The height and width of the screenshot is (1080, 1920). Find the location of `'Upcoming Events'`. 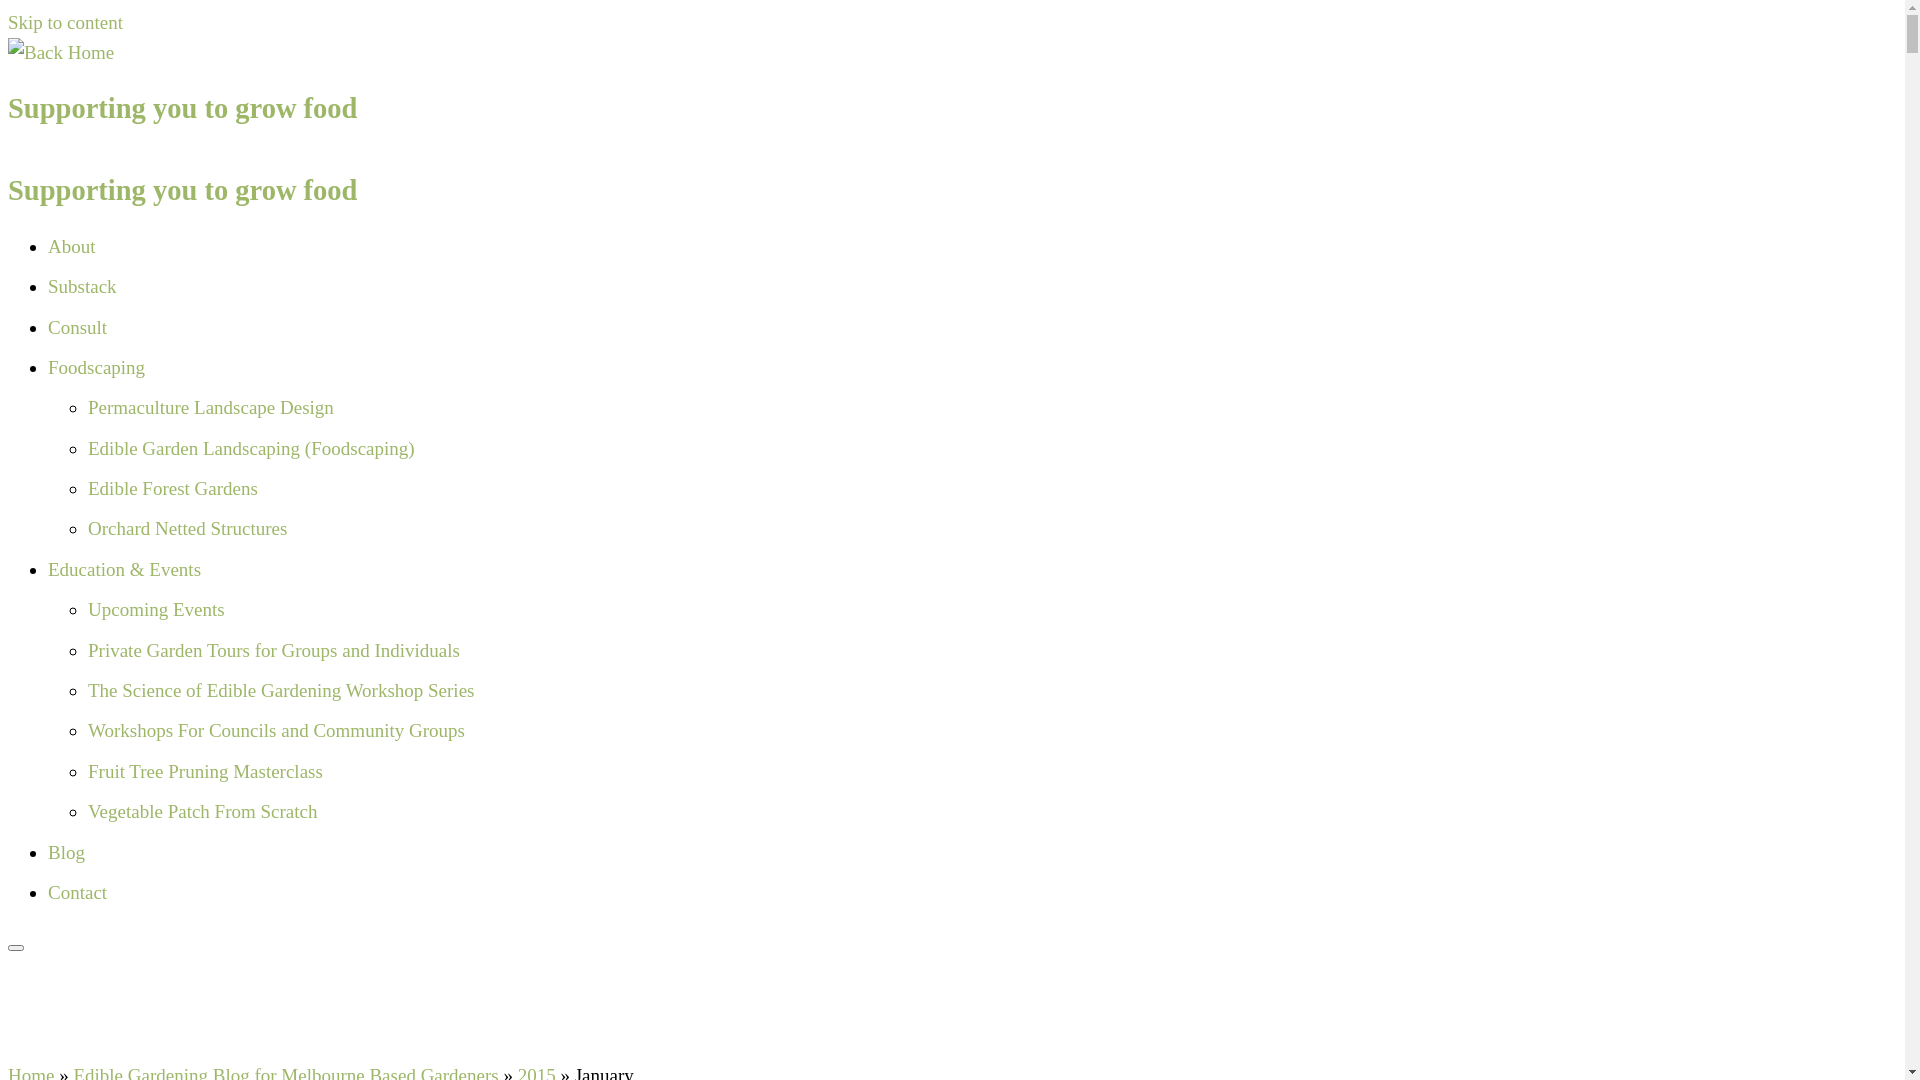

'Upcoming Events' is located at coordinates (155, 608).